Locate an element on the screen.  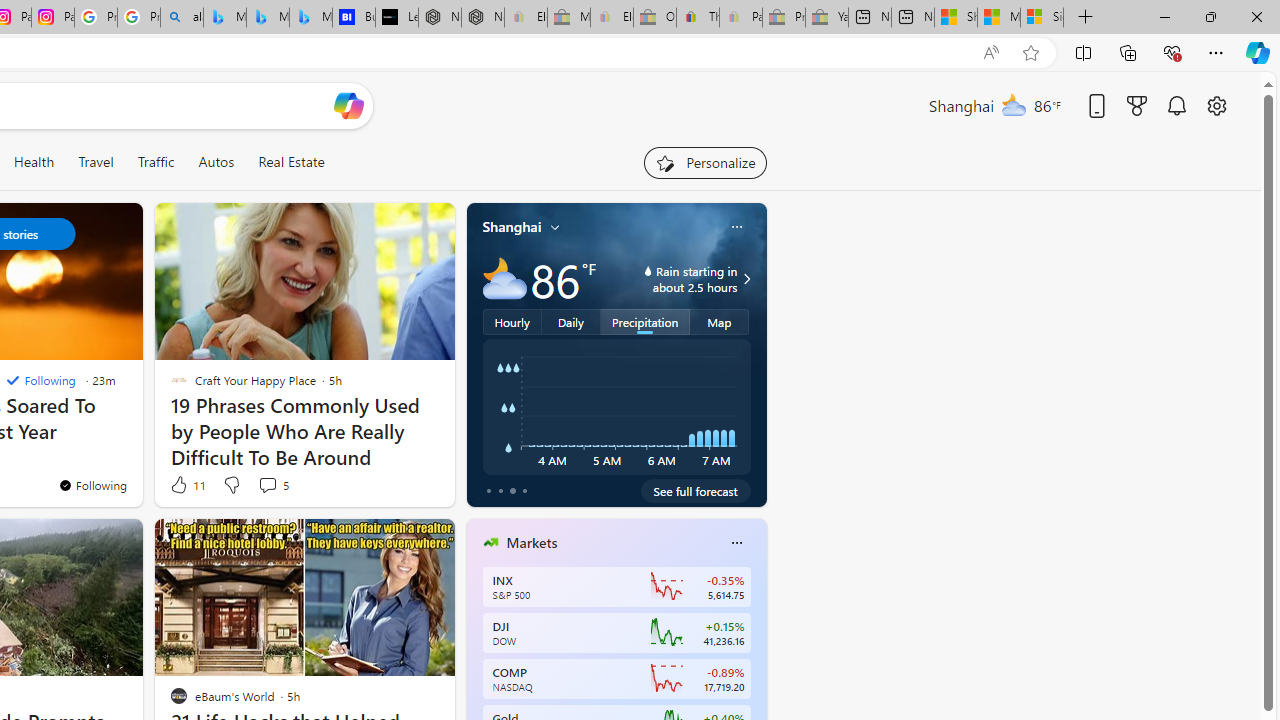
'Press Room - eBay Inc. - Sleeping' is located at coordinates (783, 17).